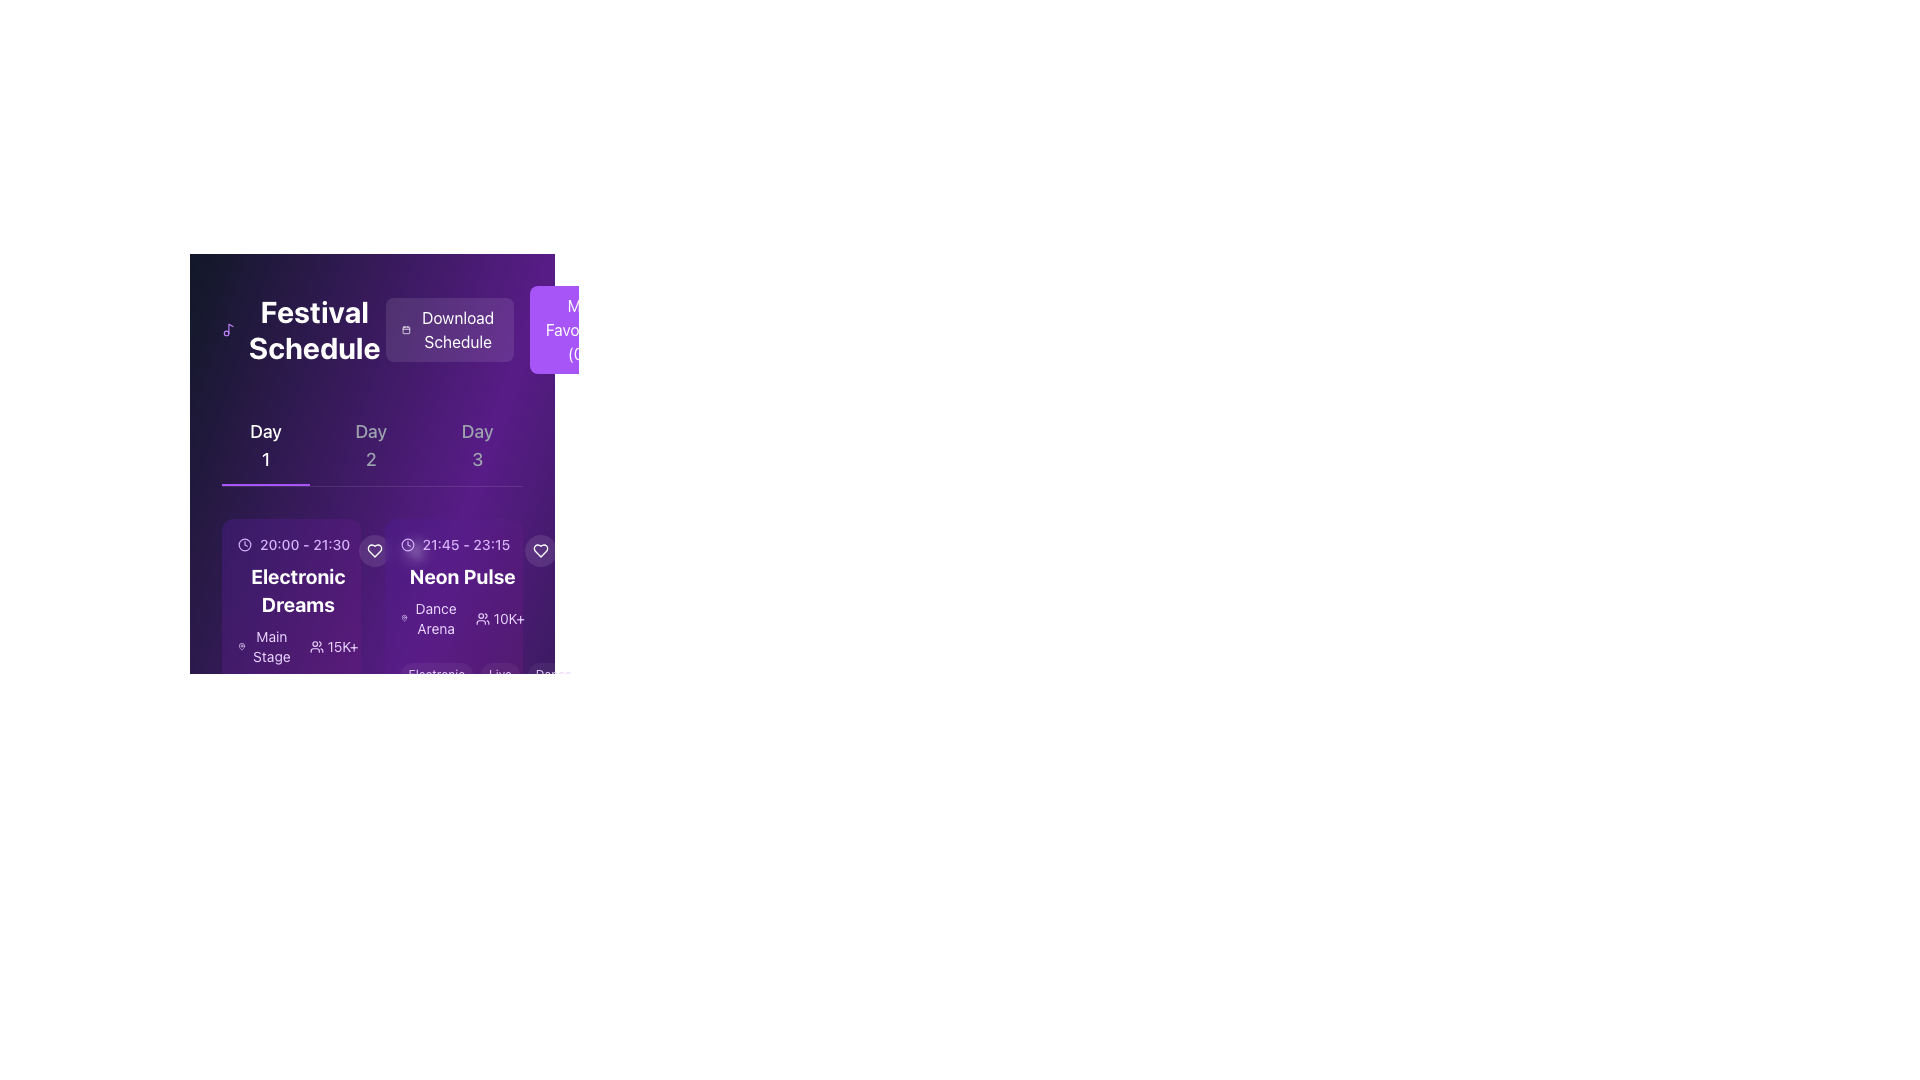  What do you see at coordinates (406, 544) in the screenshot?
I see `the decorative circular vector shape that is part of the clock icon, located near the label '21:45 - 23:15' and above the text 'Dance Arena'` at bounding box center [406, 544].